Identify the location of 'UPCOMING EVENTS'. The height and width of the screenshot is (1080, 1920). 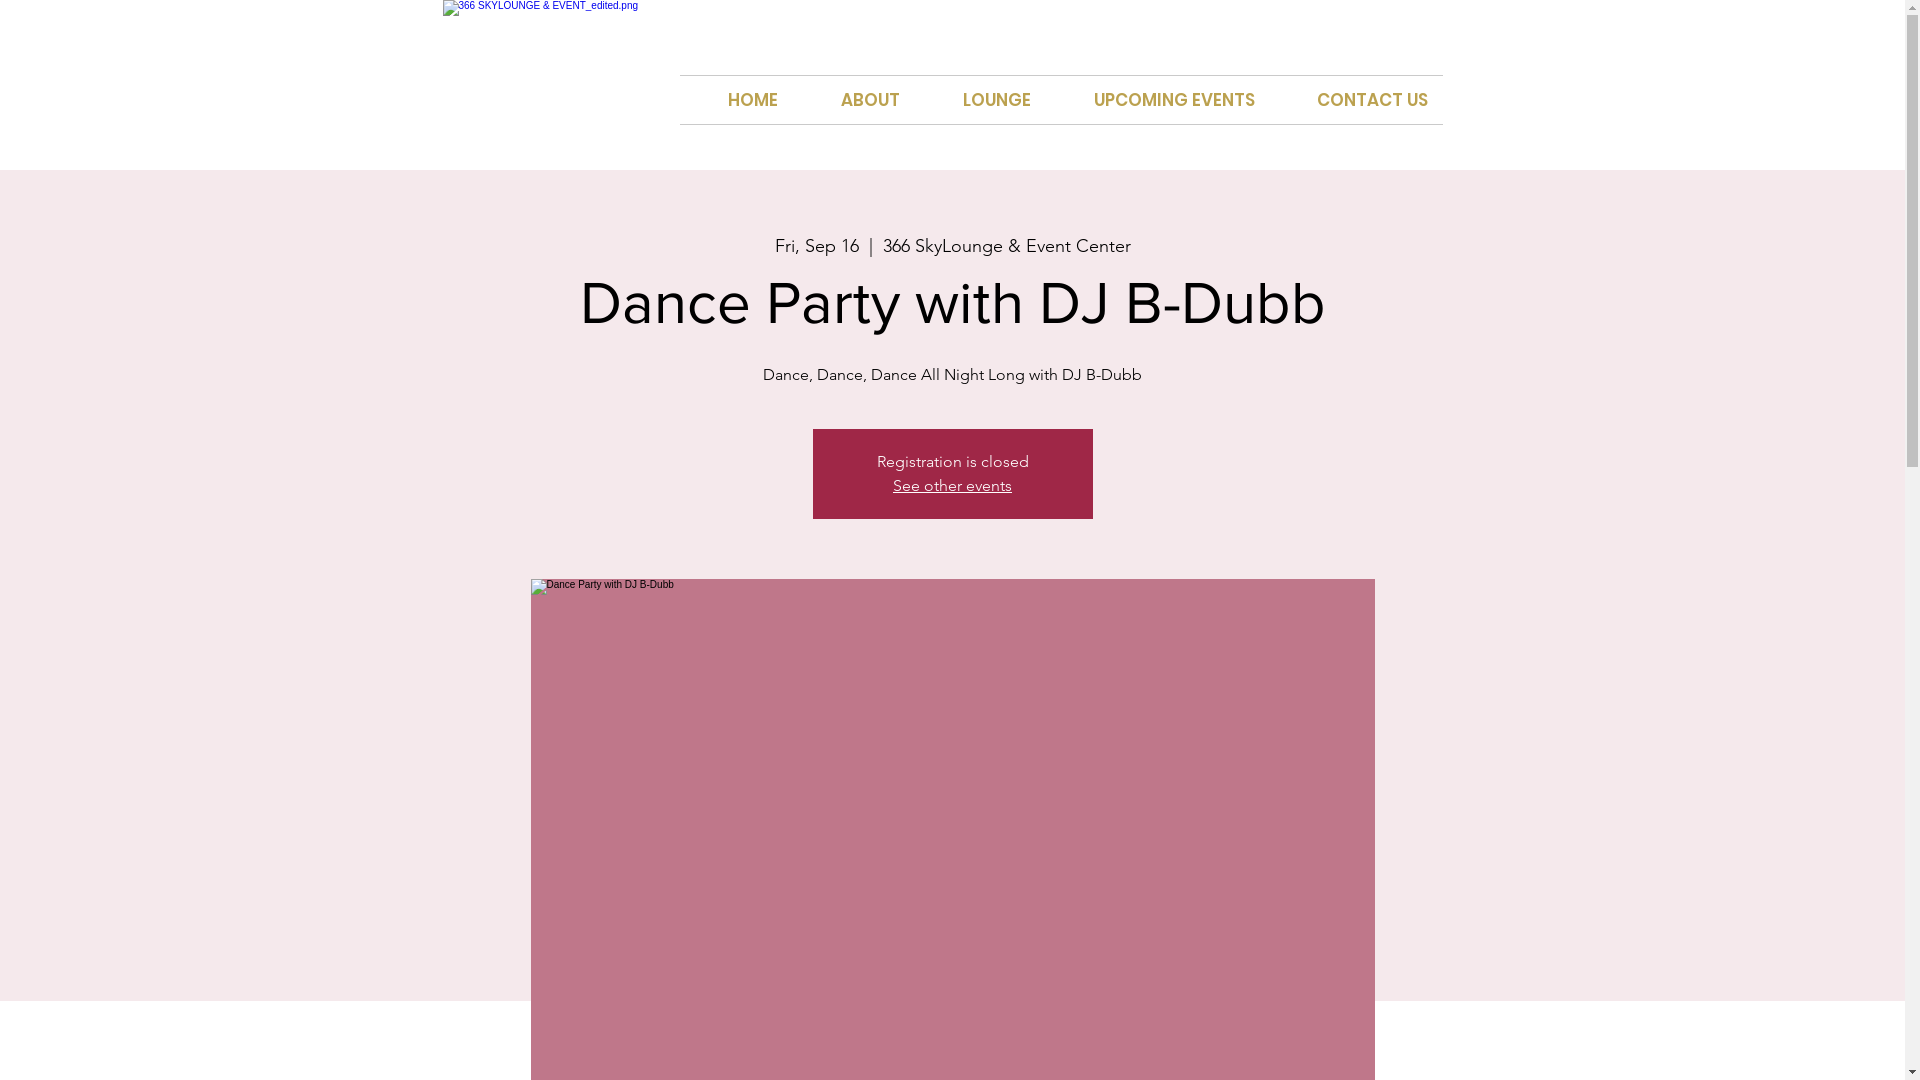
(1045, 100).